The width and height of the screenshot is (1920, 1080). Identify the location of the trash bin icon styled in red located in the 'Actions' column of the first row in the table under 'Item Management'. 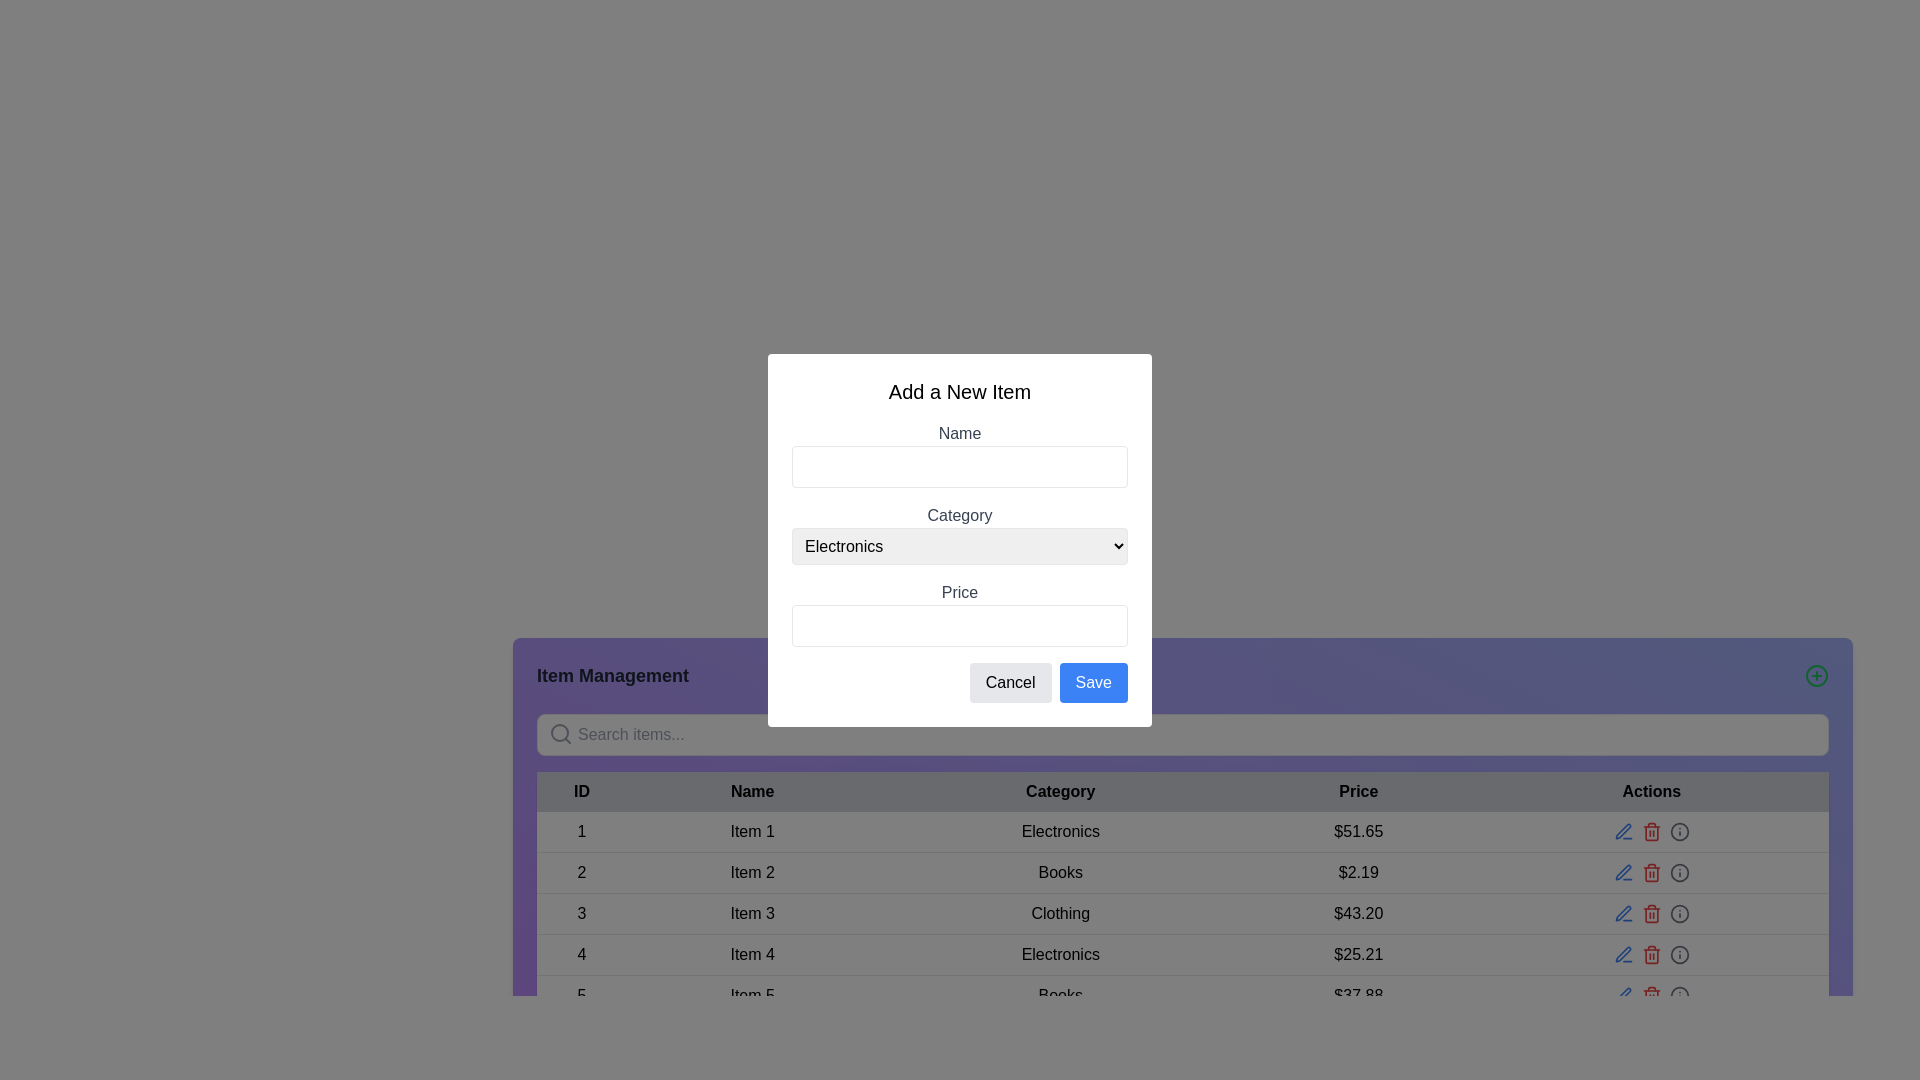
(1651, 832).